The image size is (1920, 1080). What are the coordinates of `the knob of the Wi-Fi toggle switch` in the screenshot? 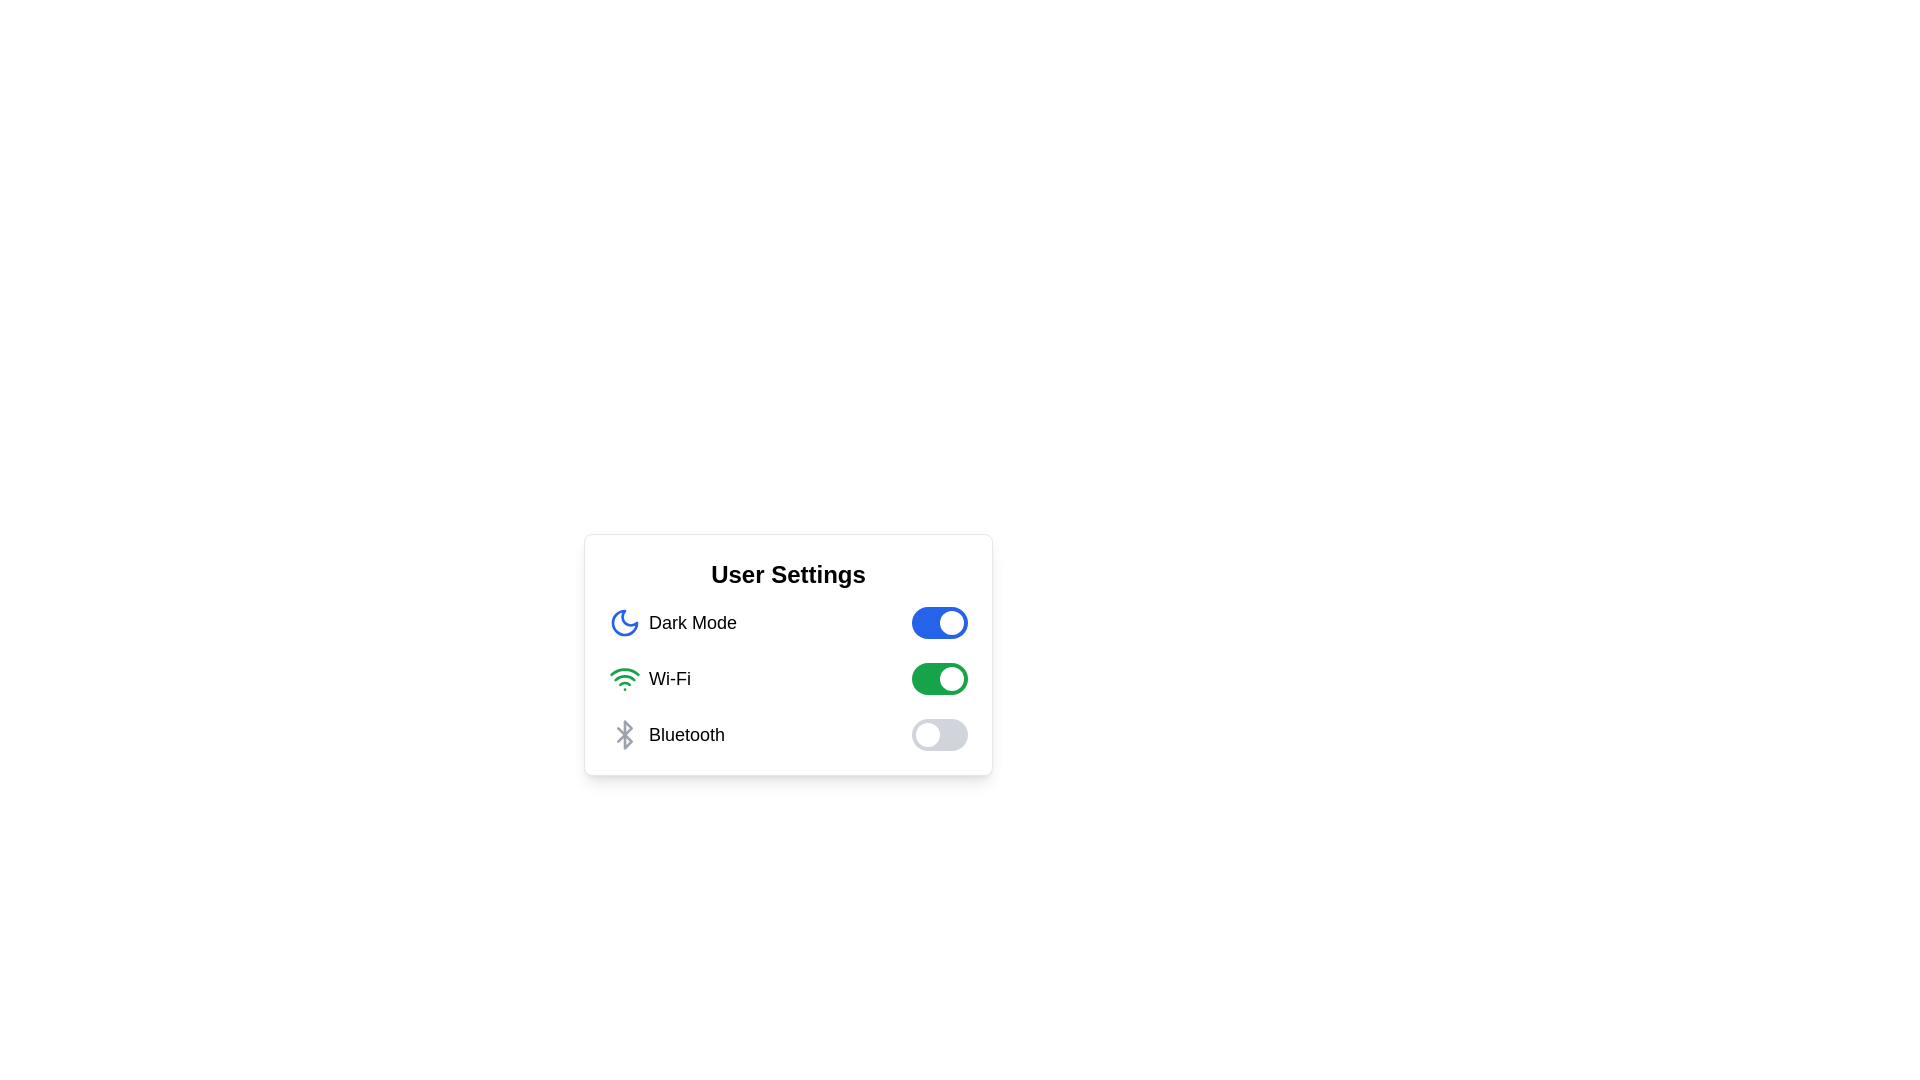 It's located at (939, 677).